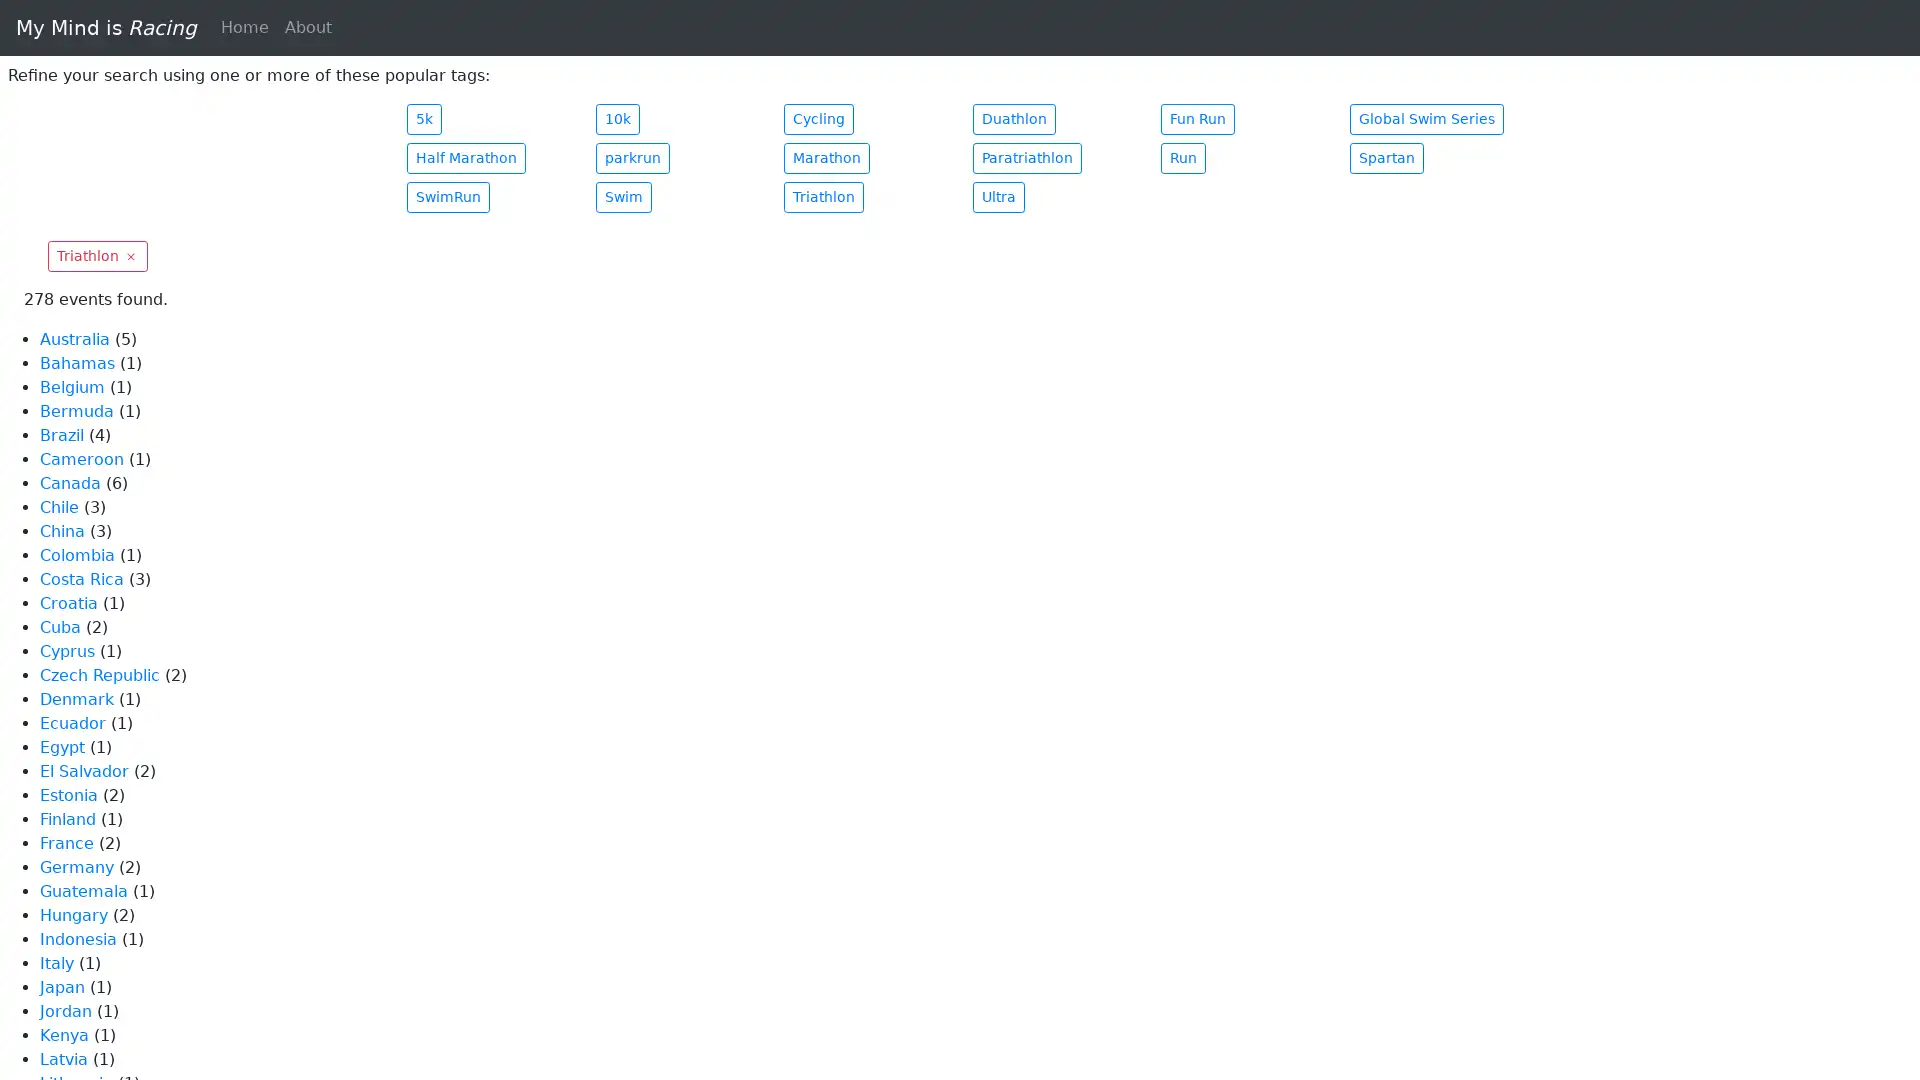 Image resolution: width=1920 pixels, height=1080 pixels. I want to click on 10k, so click(616, 119).